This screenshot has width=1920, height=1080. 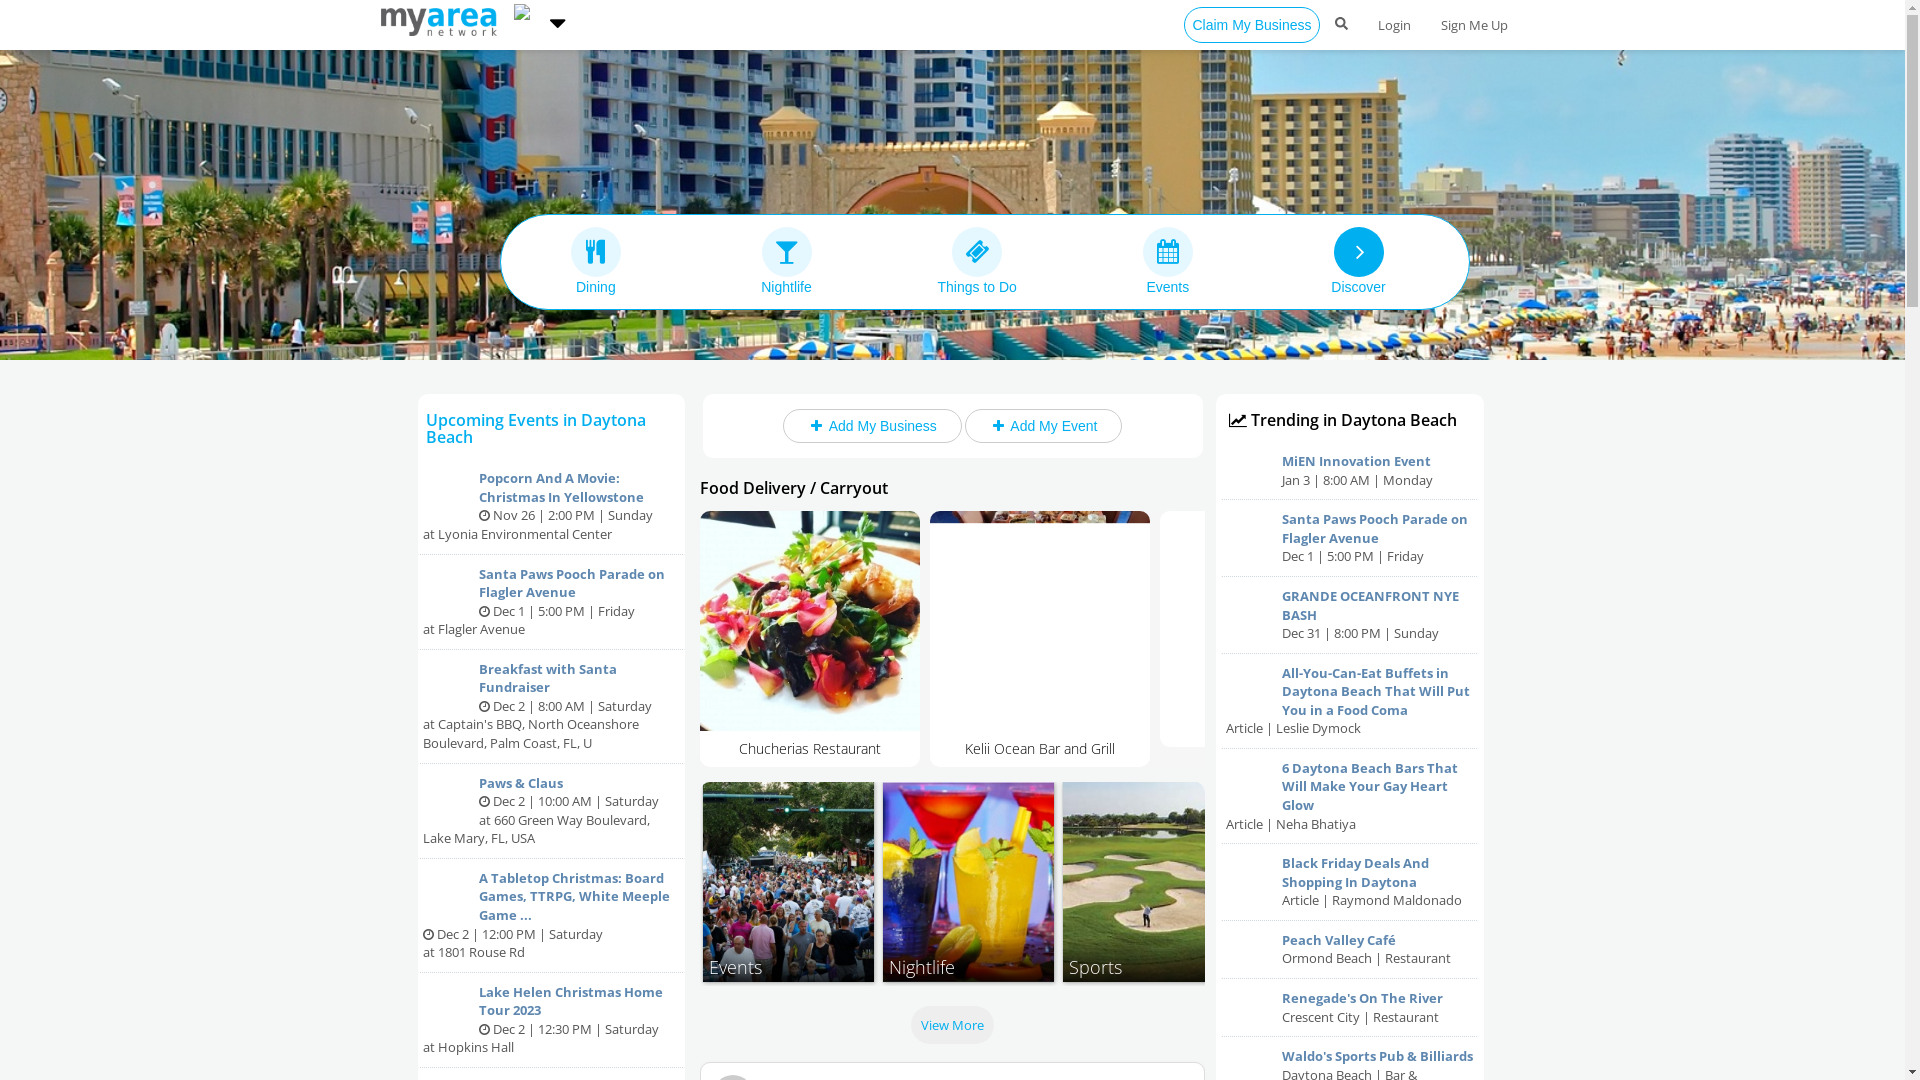 What do you see at coordinates (1474, 24) in the screenshot?
I see `'Sign Me Up'` at bounding box center [1474, 24].